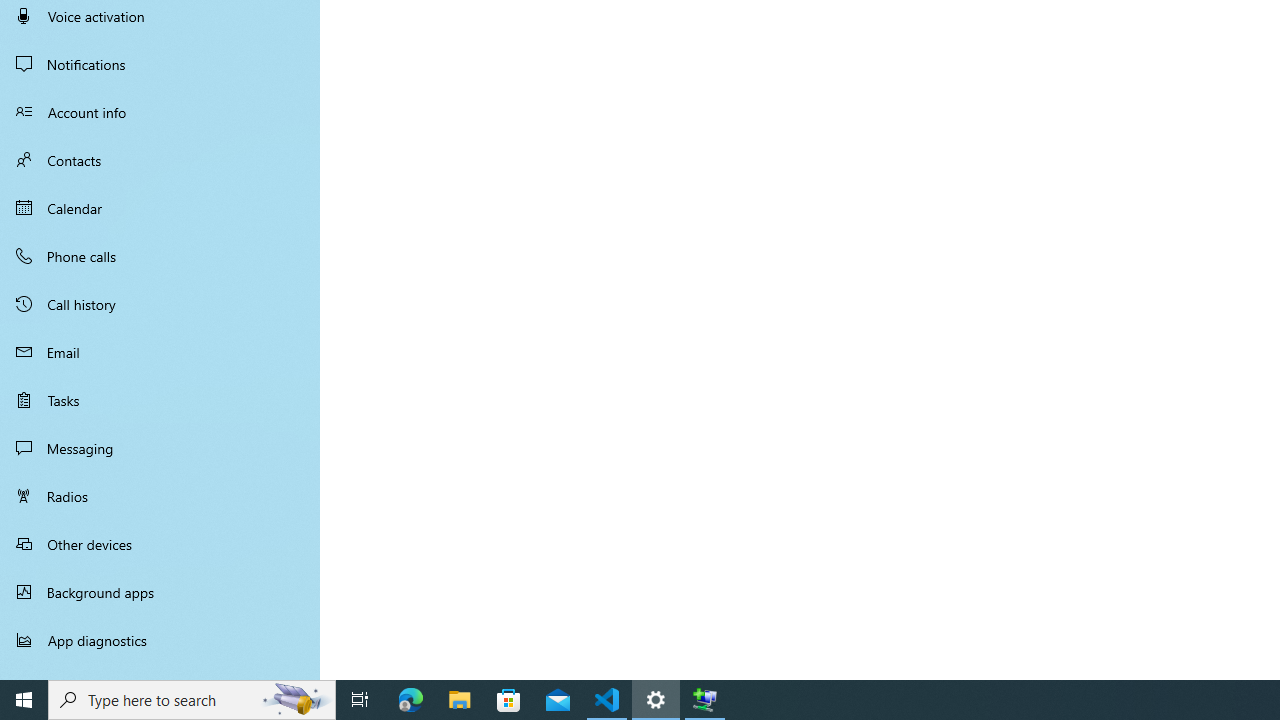  I want to click on 'Messaging', so click(160, 447).